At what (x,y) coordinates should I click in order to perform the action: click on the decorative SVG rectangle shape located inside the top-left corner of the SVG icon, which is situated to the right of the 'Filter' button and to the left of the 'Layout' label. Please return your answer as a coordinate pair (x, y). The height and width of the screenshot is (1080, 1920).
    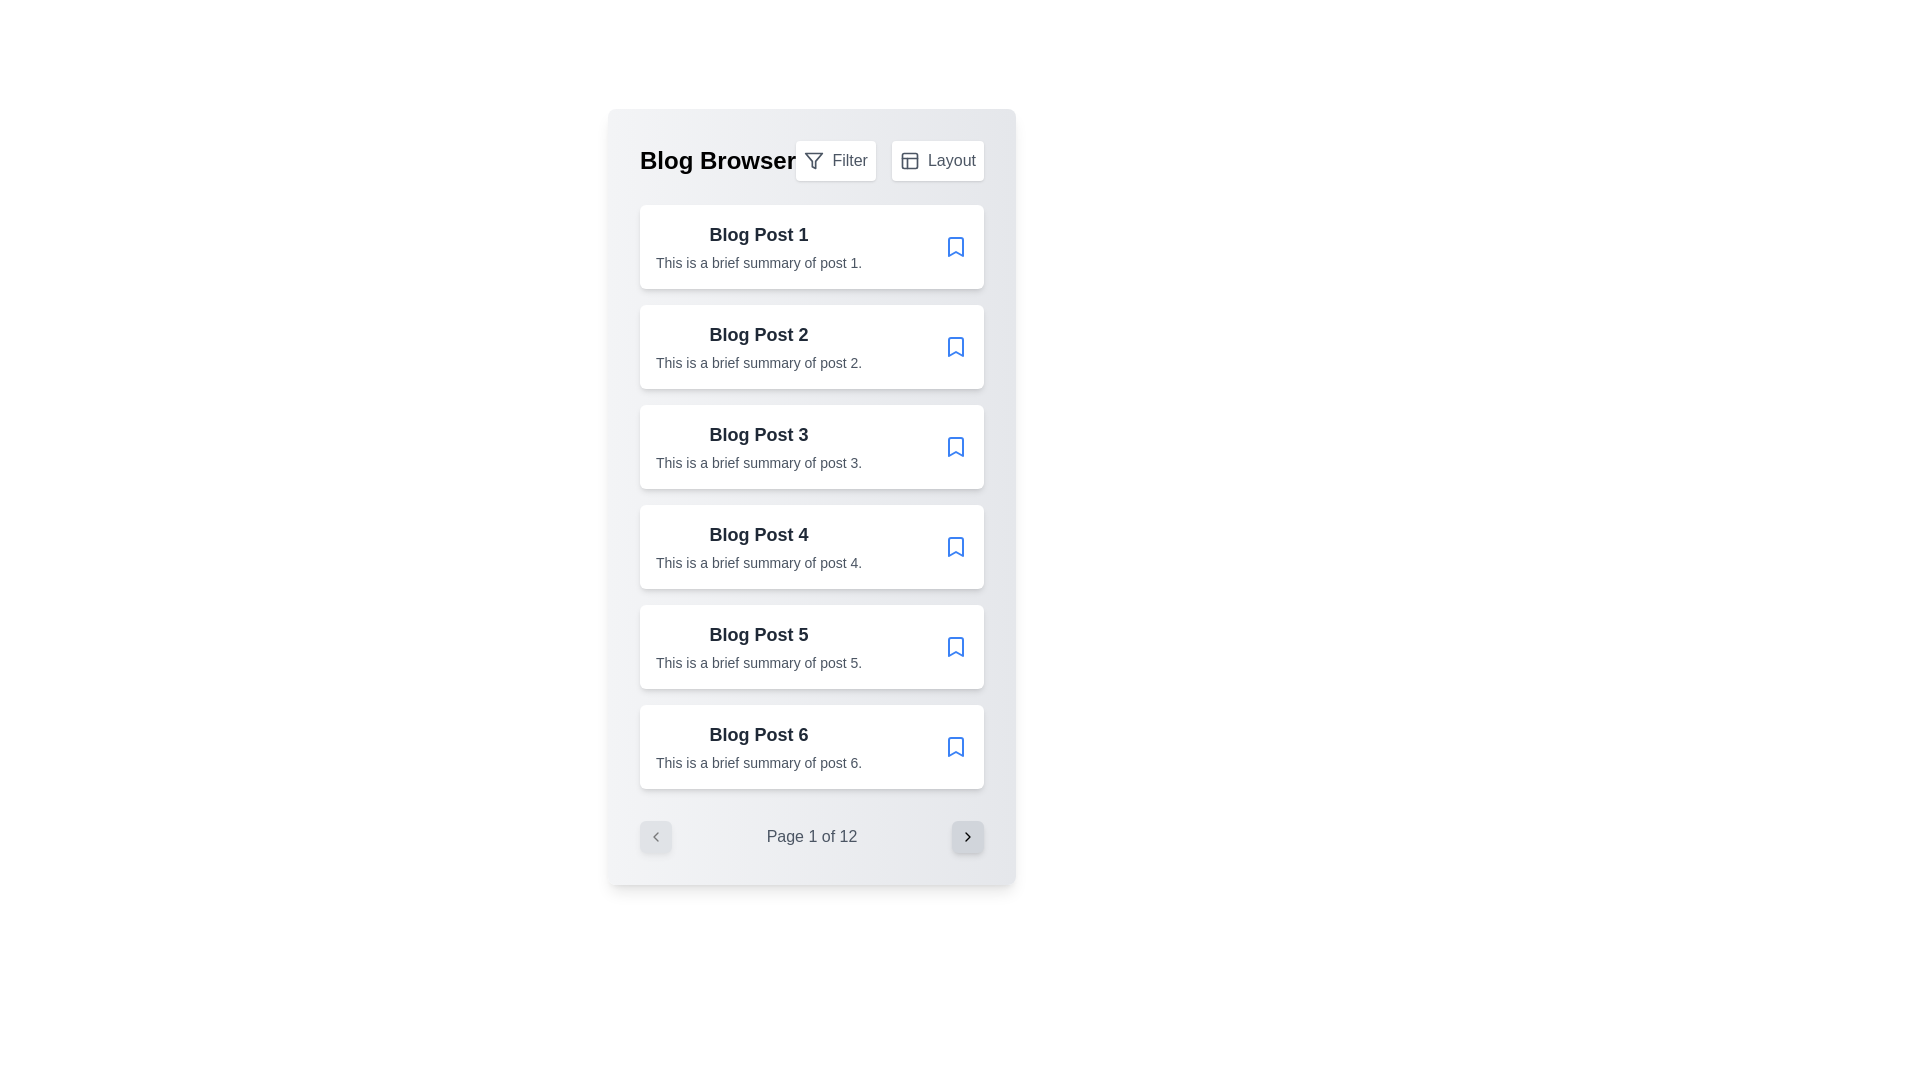
    Looking at the image, I should click on (908, 160).